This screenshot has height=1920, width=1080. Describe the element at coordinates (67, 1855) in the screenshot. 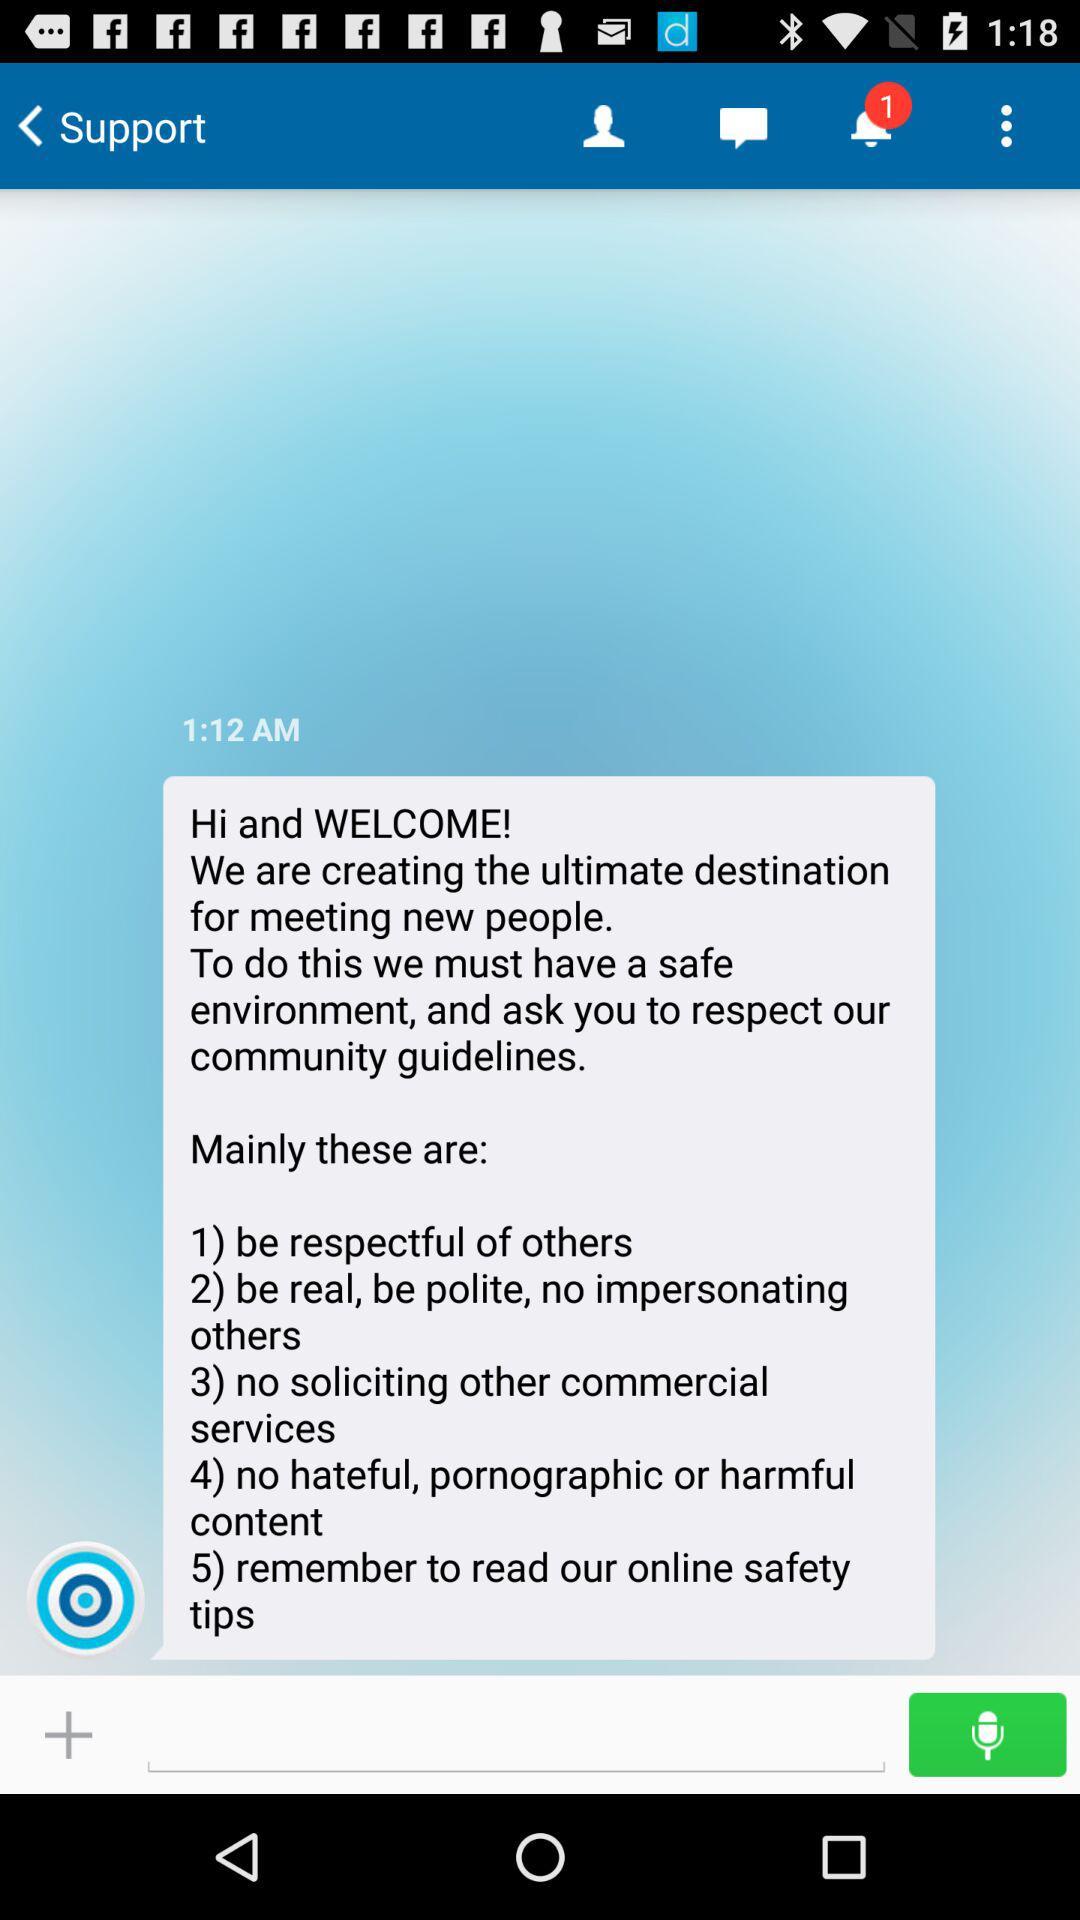

I see `the add icon` at that location.